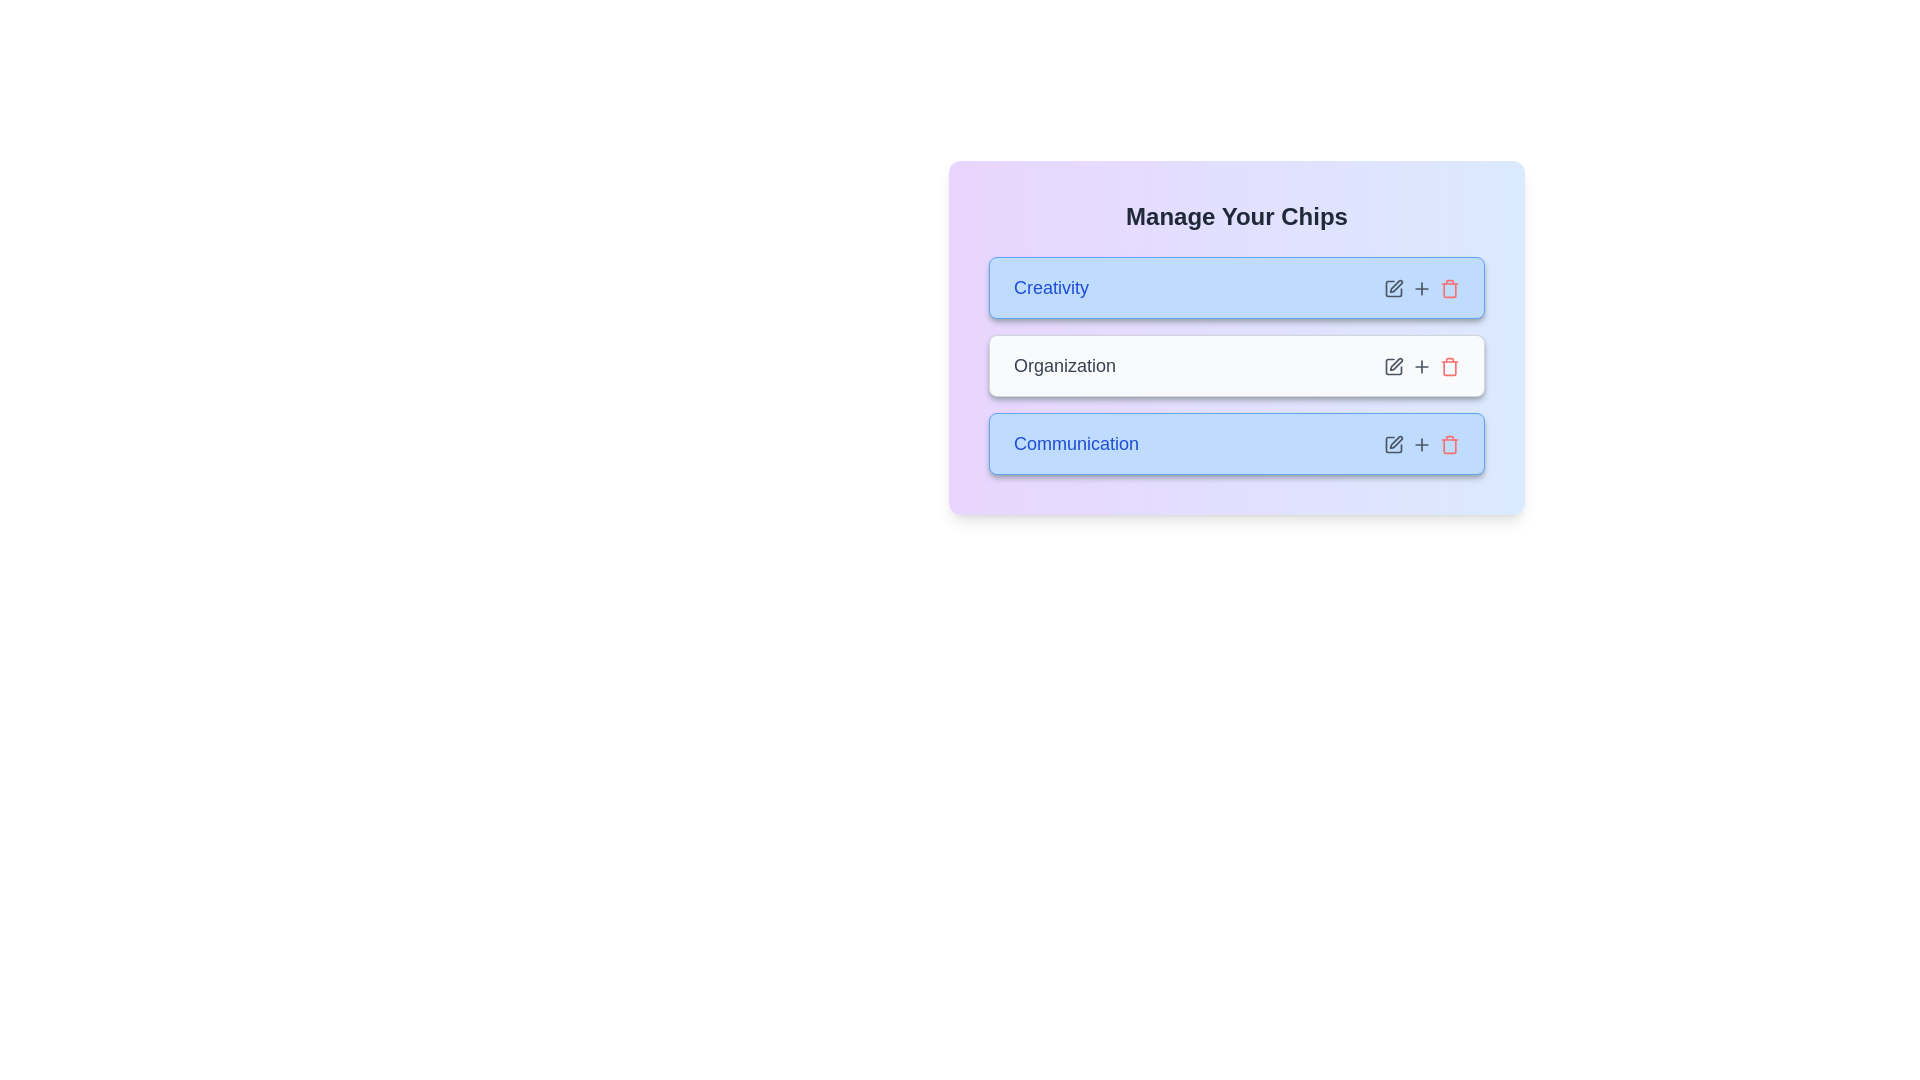 This screenshot has height=1080, width=1920. I want to click on add icon for the chip labeled 'Organization', so click(1420, 366).